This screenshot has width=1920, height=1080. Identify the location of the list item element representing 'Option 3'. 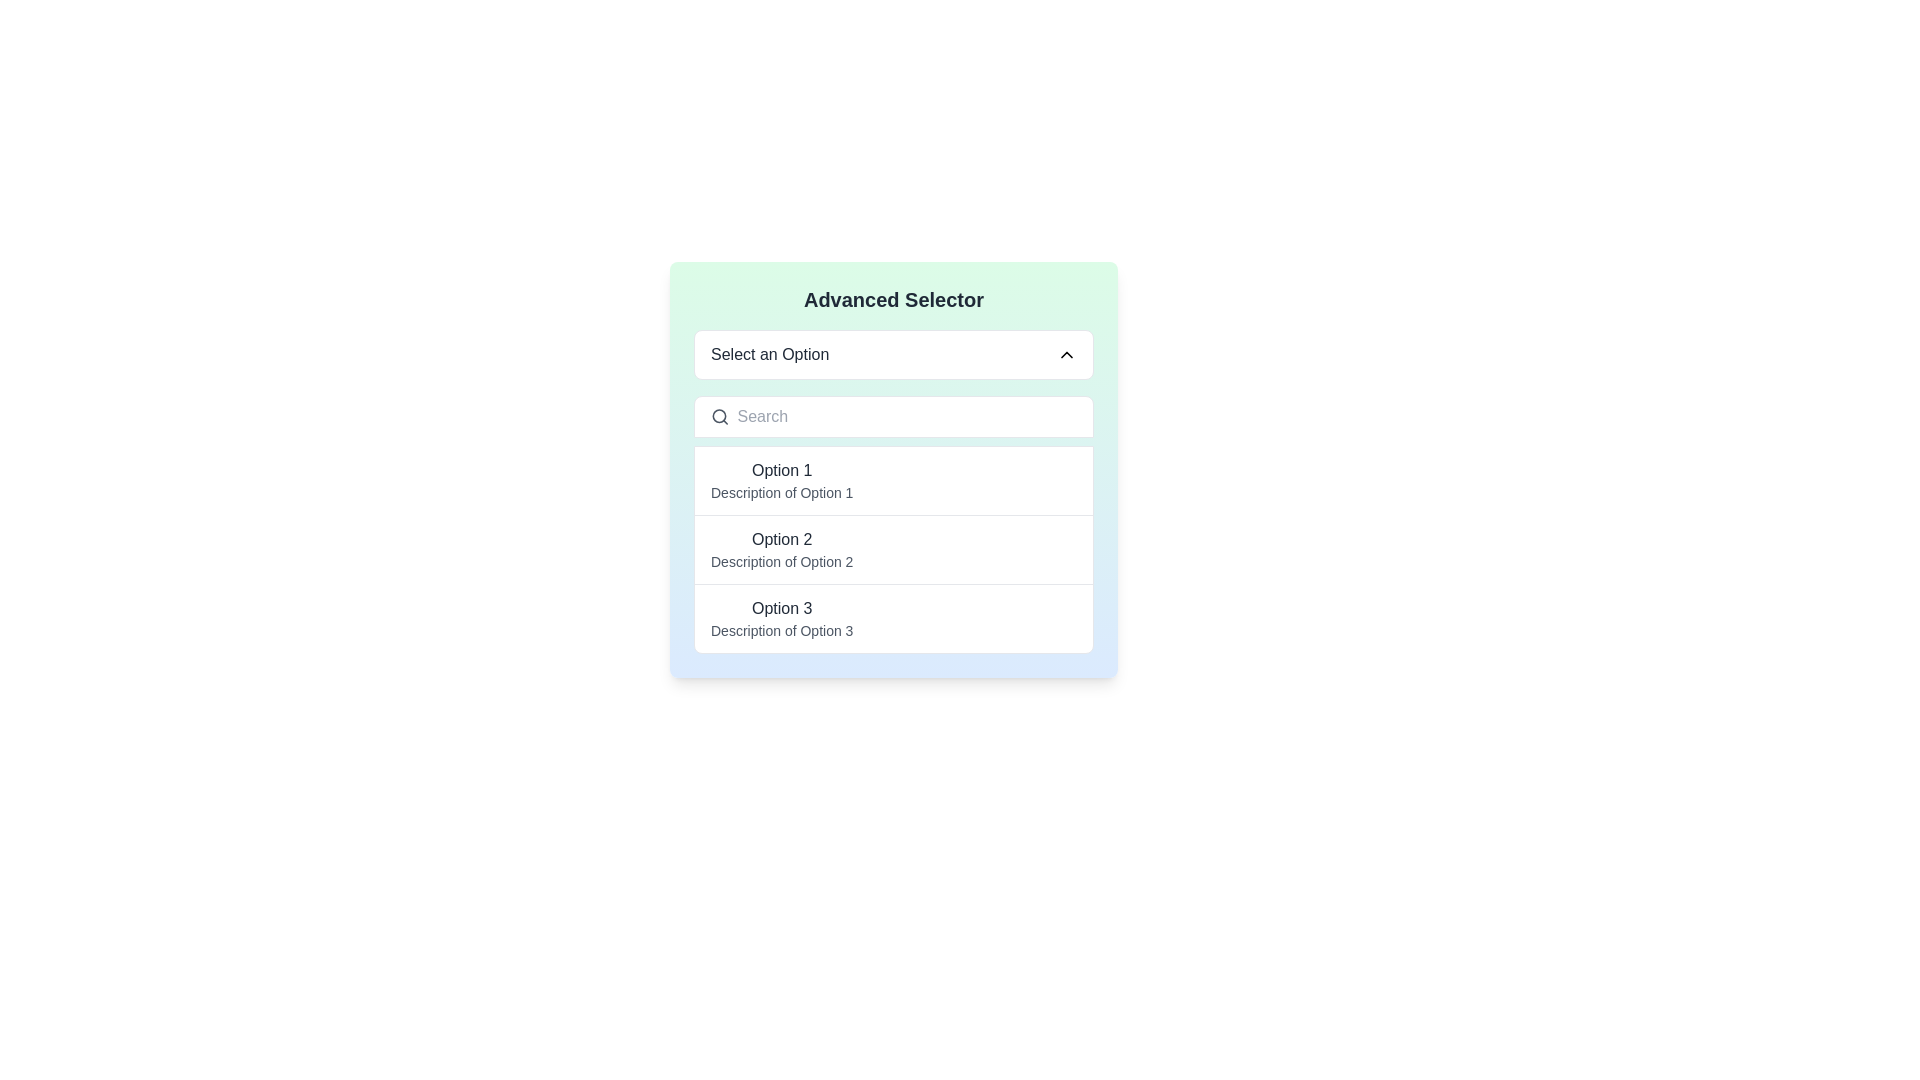
(781, 617).